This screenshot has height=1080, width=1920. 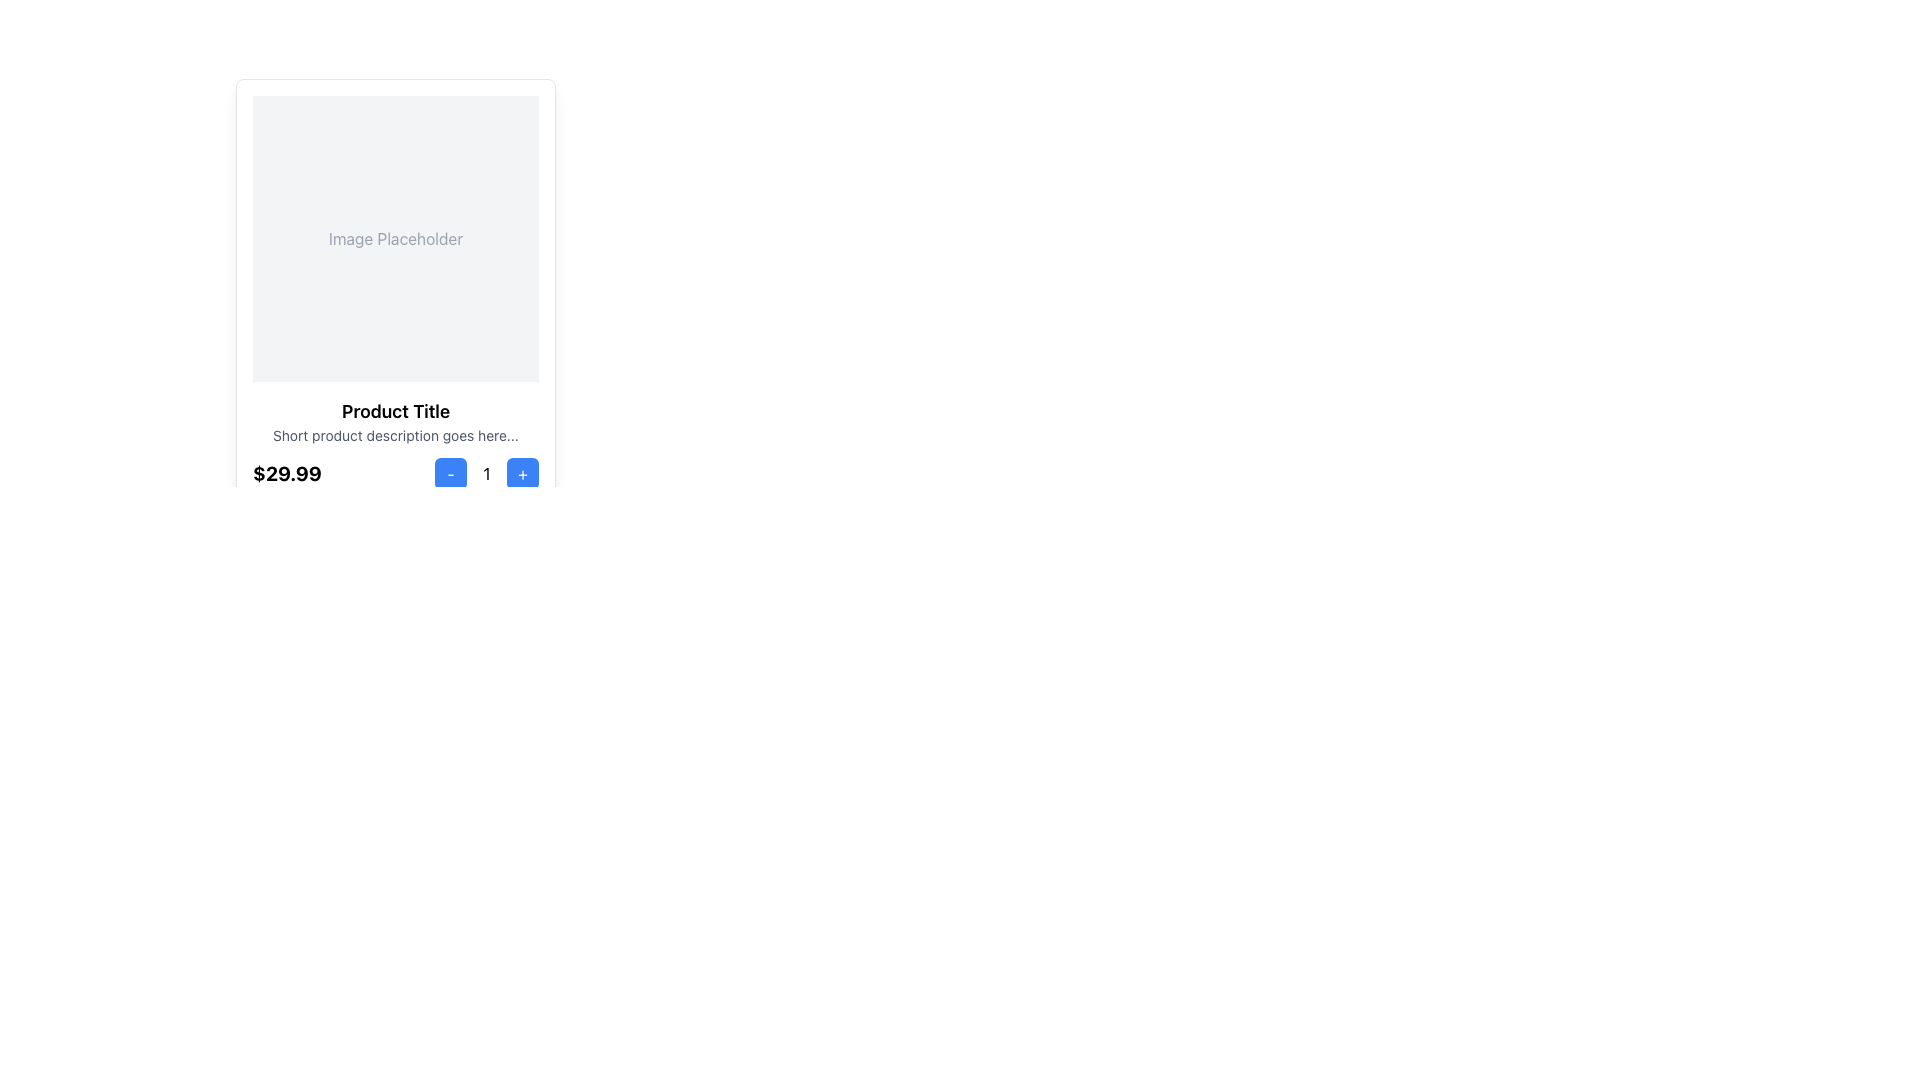 What do you see at coordinates (395, 420) in the screenshot?
I see `the text block displaying 'Product Title' and 'Short product description goes here...' located below the image placeholder` at bounding box center [395, 420].